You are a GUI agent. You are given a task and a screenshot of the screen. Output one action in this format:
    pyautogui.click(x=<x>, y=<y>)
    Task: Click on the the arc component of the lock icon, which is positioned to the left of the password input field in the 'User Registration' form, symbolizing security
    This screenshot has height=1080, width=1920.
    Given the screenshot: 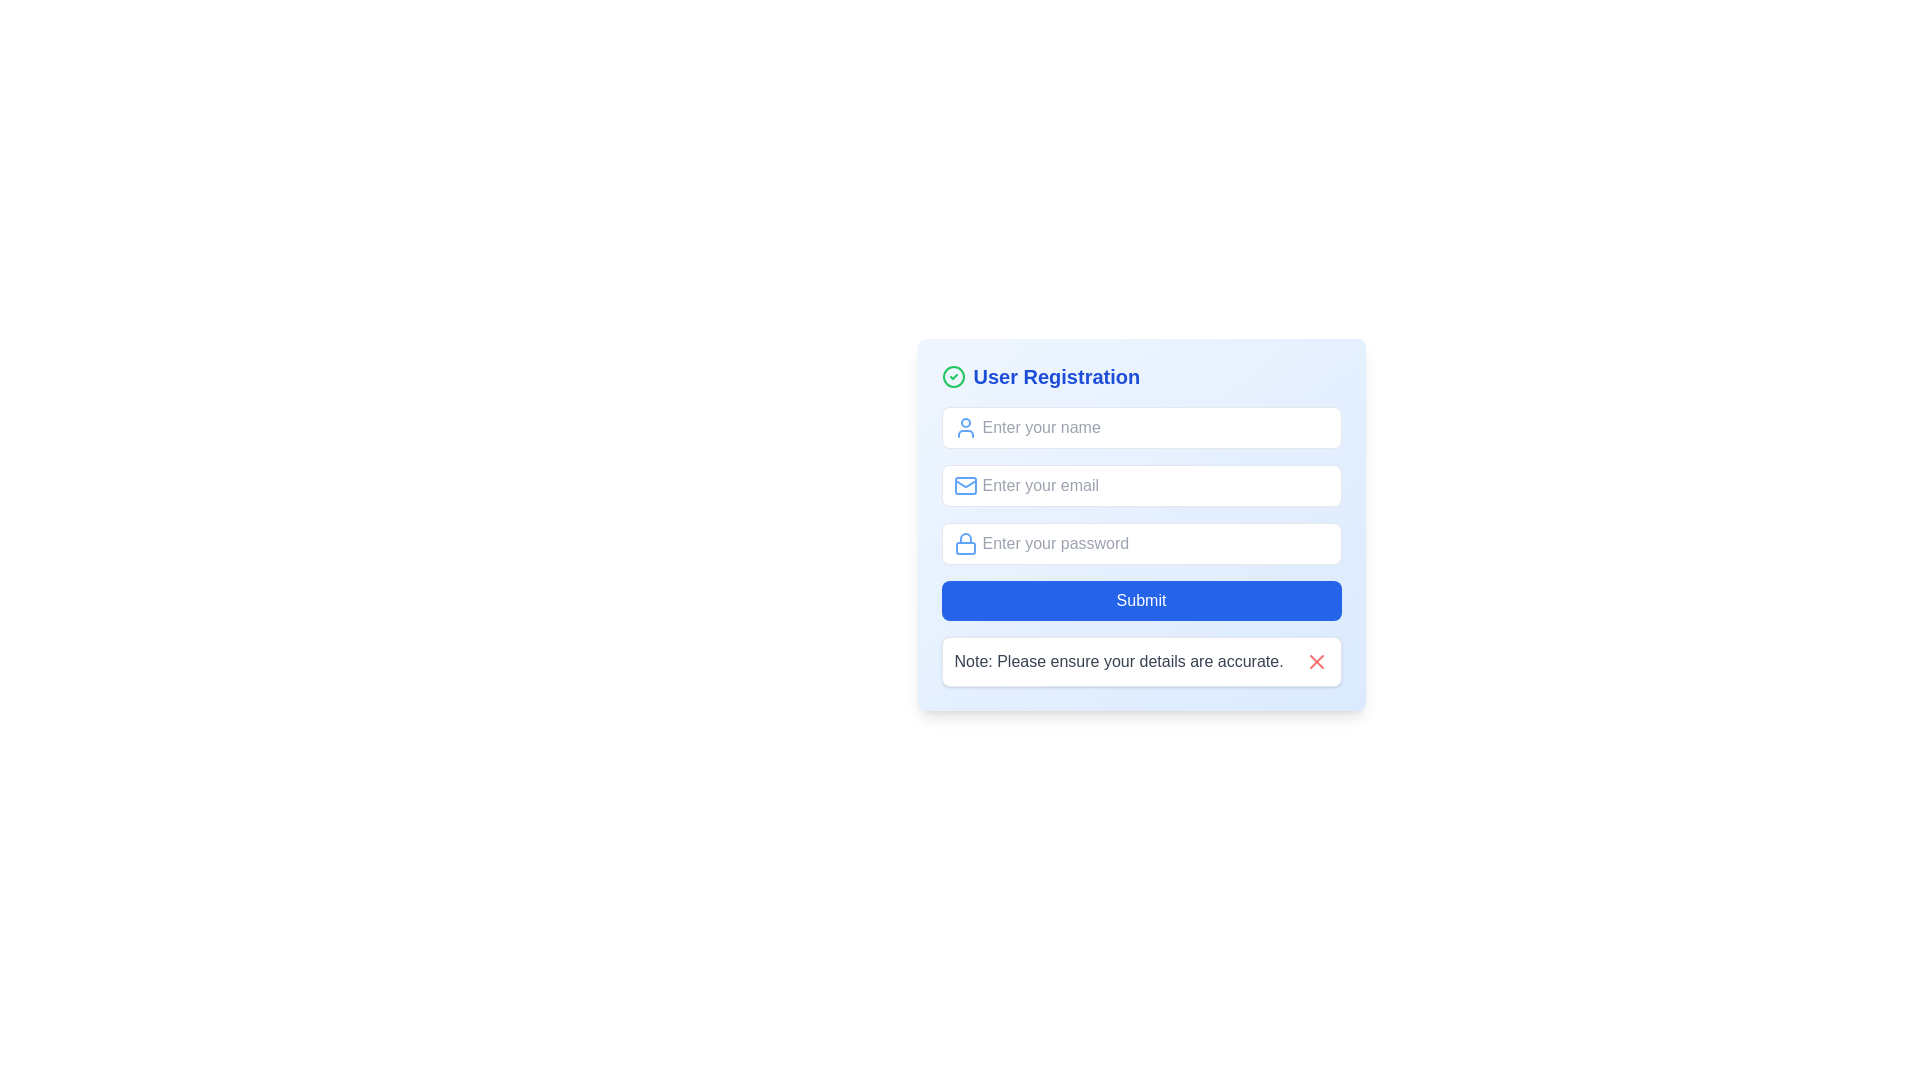 What is the action you would take?
    pyautogui.click(x=965, y=537)
    